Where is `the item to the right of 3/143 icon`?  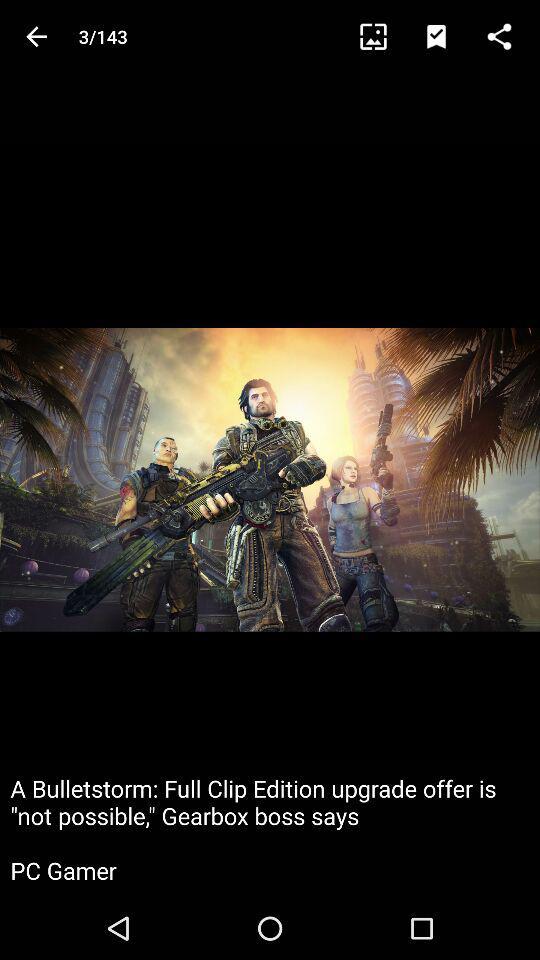
the item to the right of 3/143 icon is located at coordinates (382, 35).